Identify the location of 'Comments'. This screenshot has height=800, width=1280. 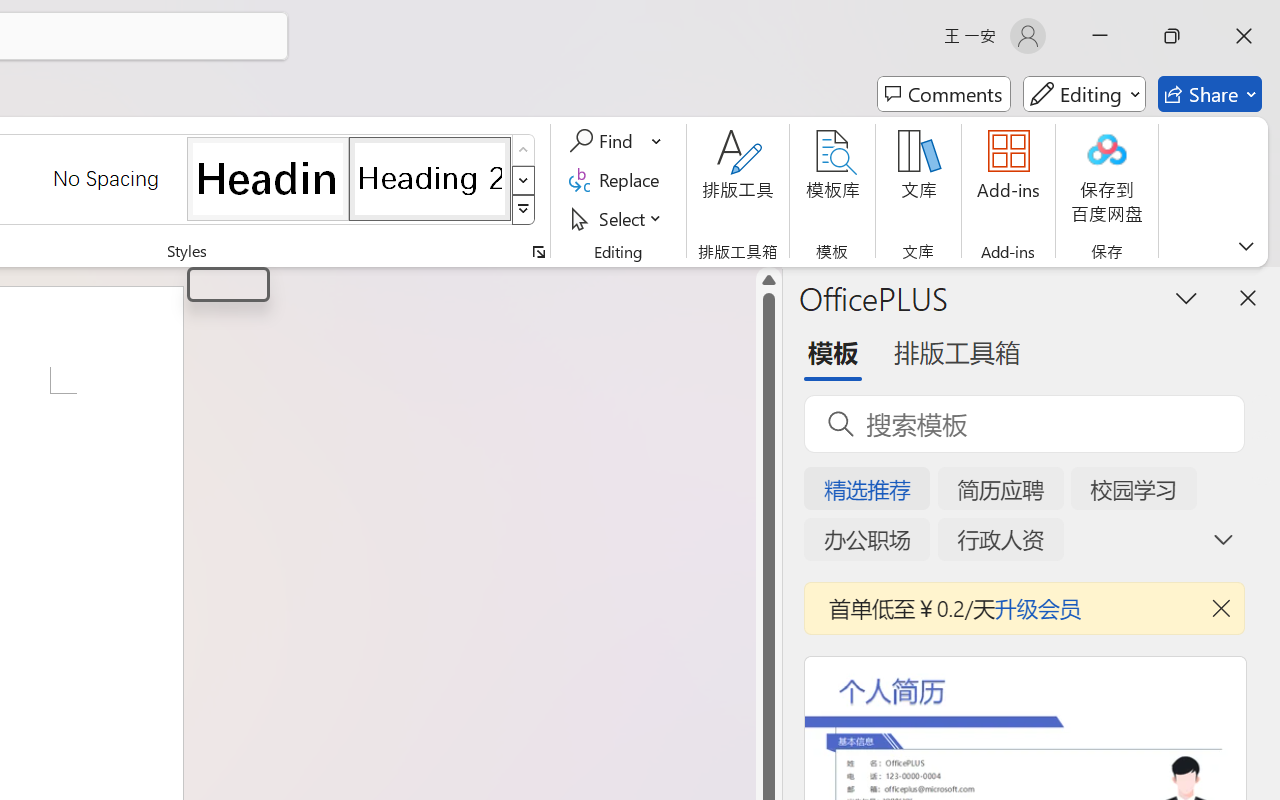
(943, 94).